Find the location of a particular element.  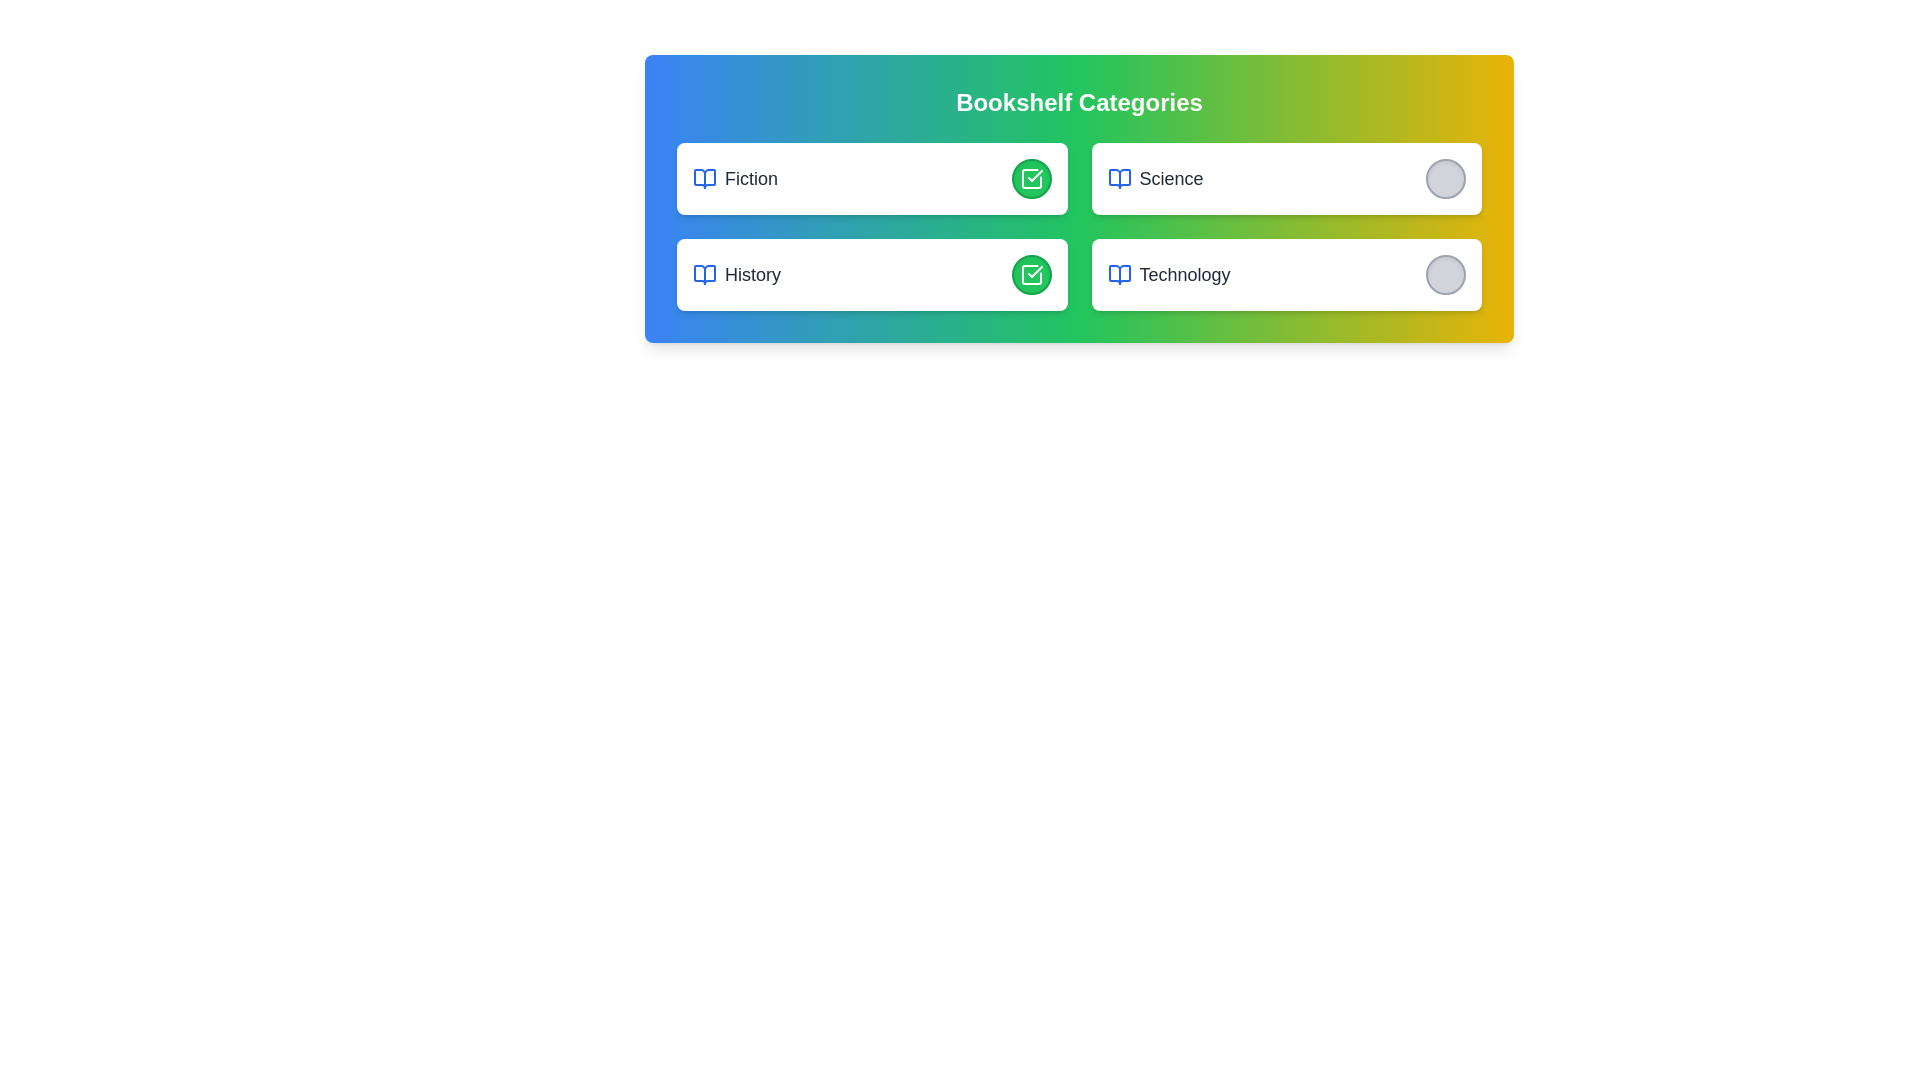

the category name Technology from the list is located at coordinates (1155, 274).